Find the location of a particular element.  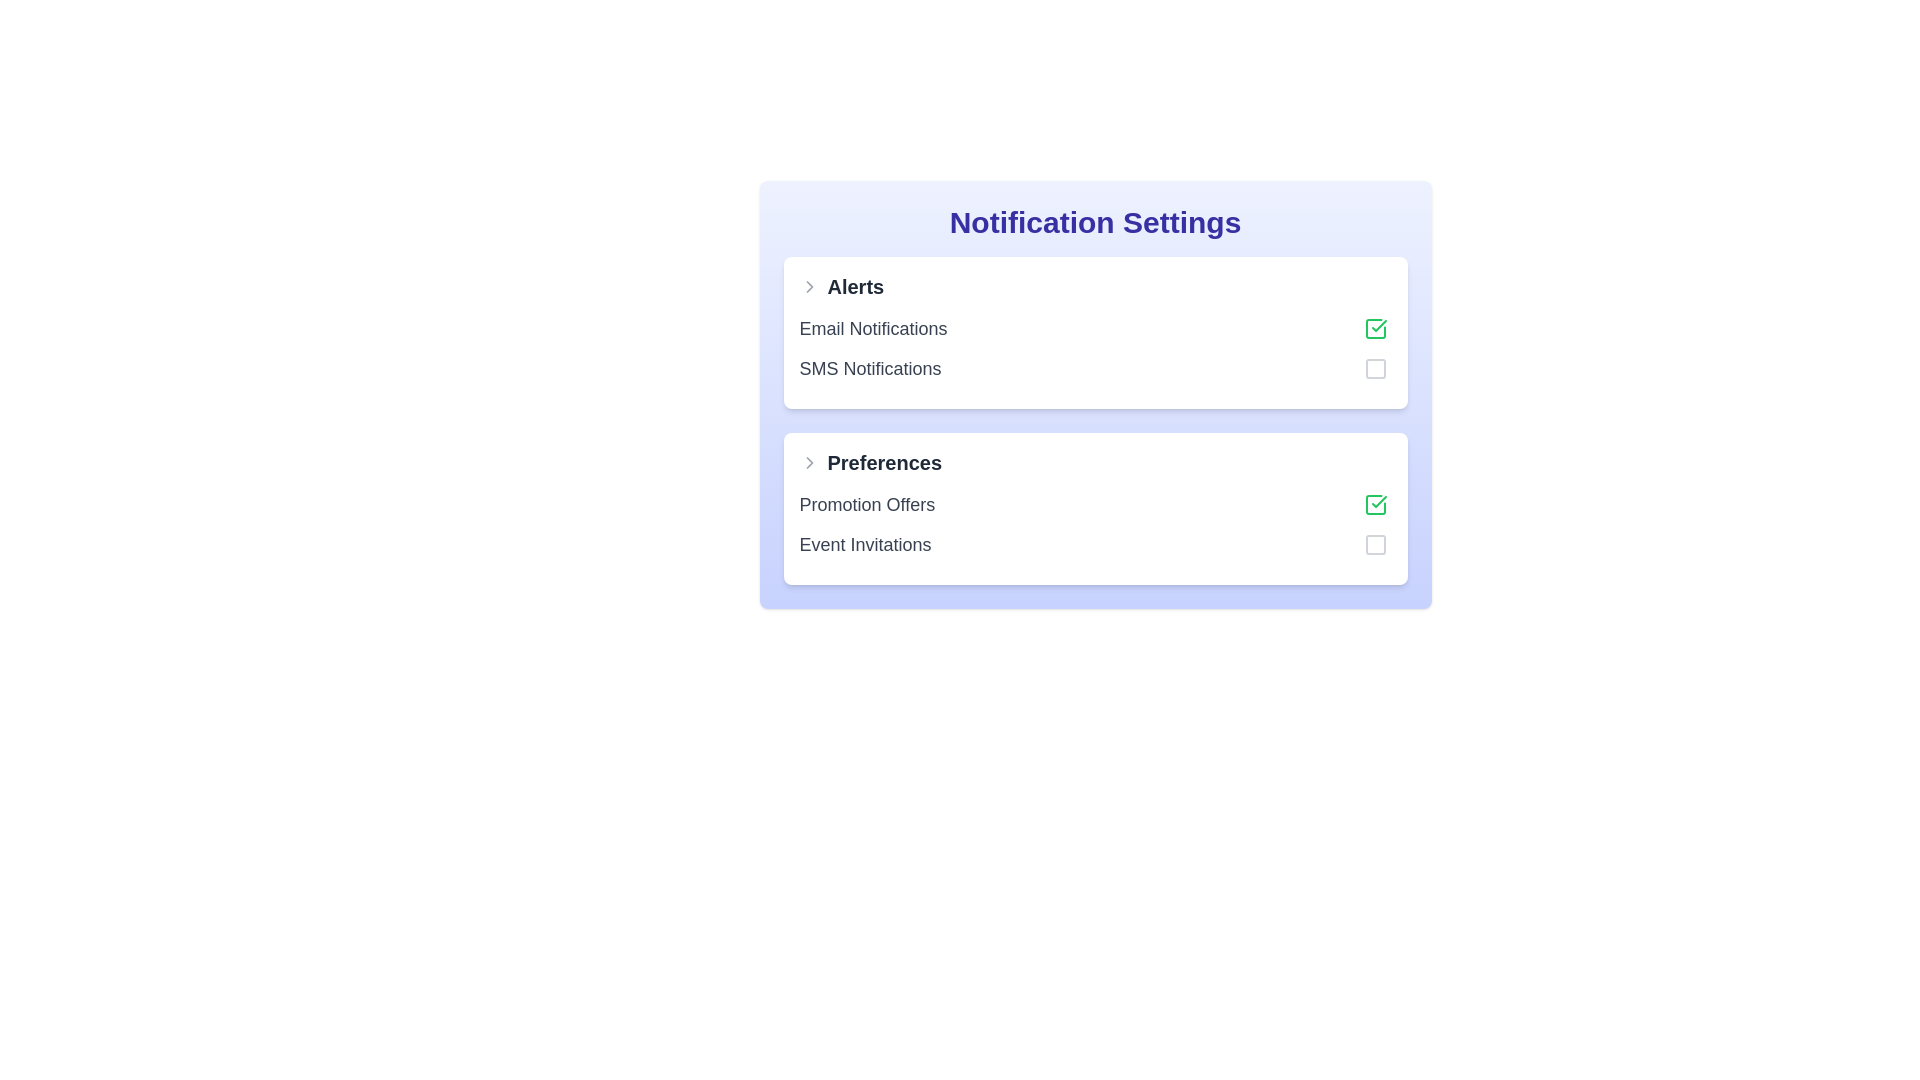

the chevron icon positioned to the left of the 'Preferences' text in the 'Notification Settings' section is located at coordinates (809, 462).